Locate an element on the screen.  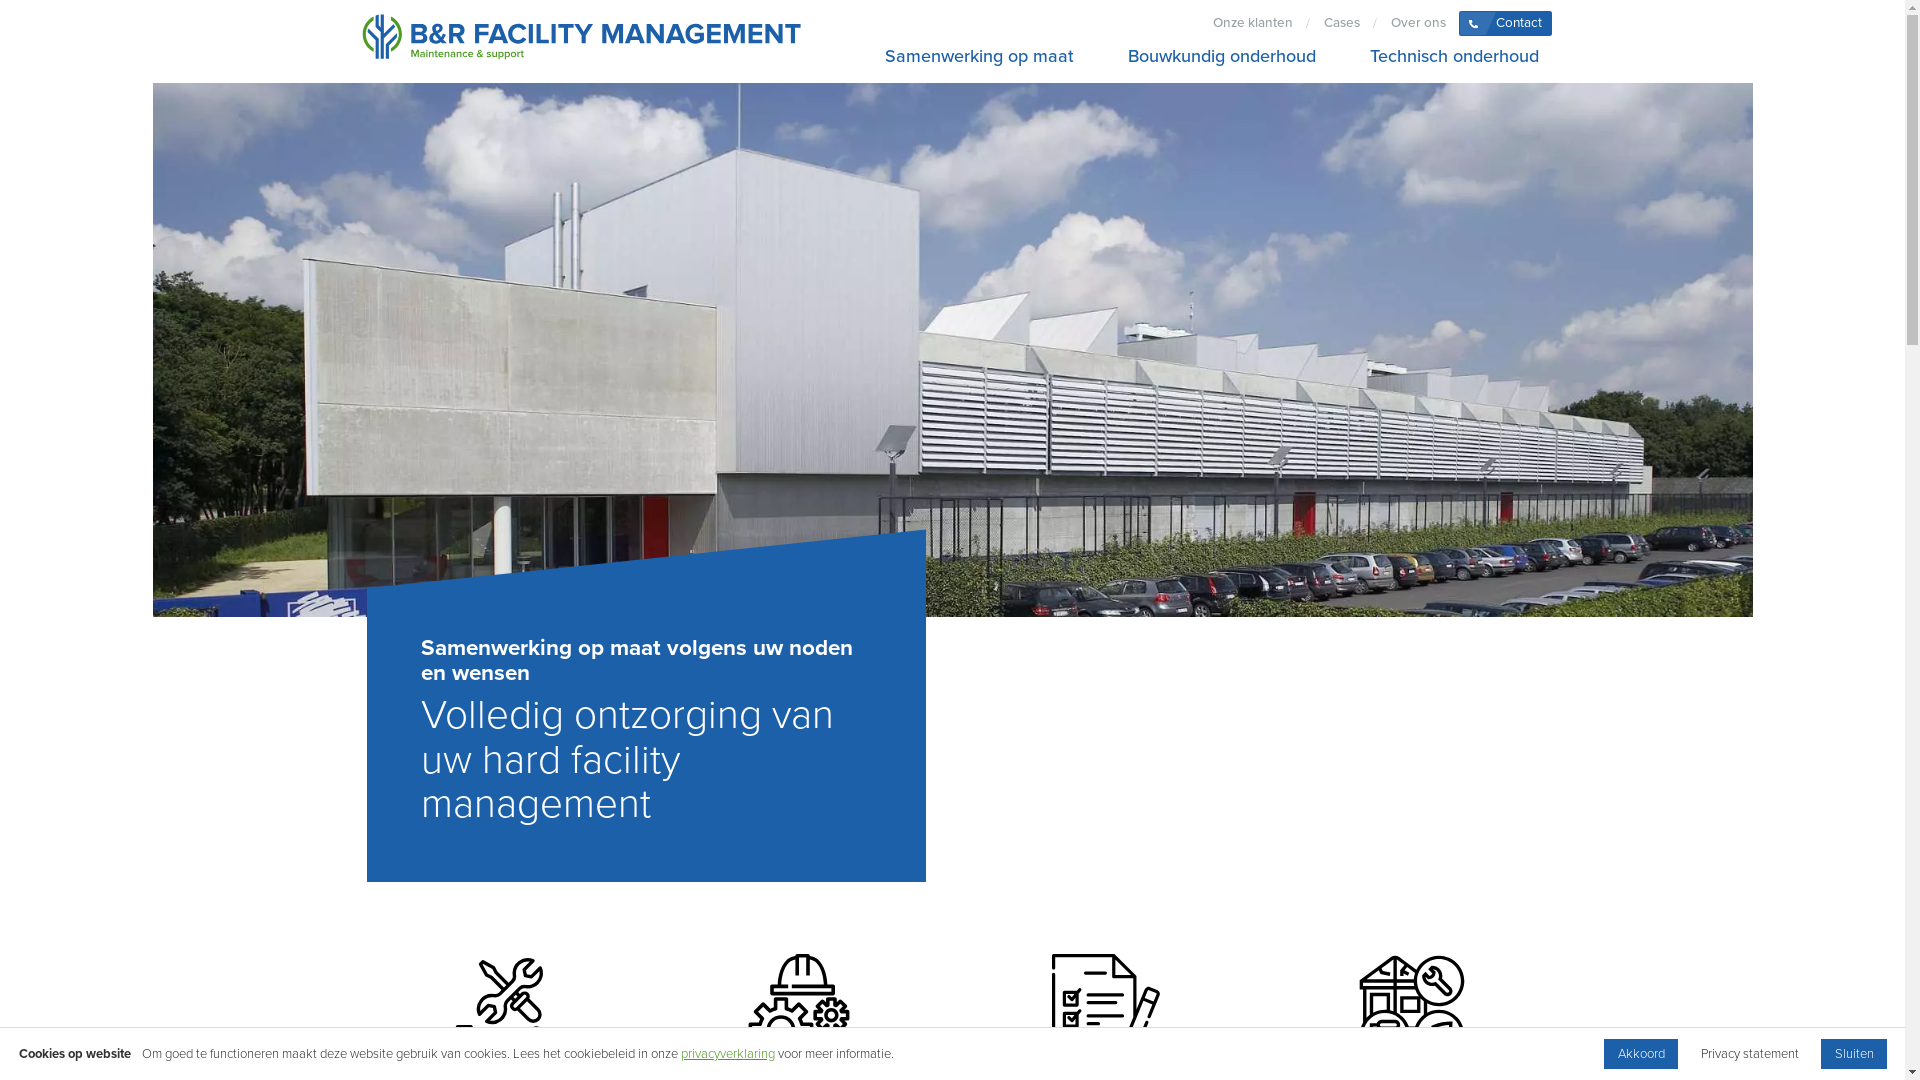
'Onze klanten' is located at coordinates (1251, 23).